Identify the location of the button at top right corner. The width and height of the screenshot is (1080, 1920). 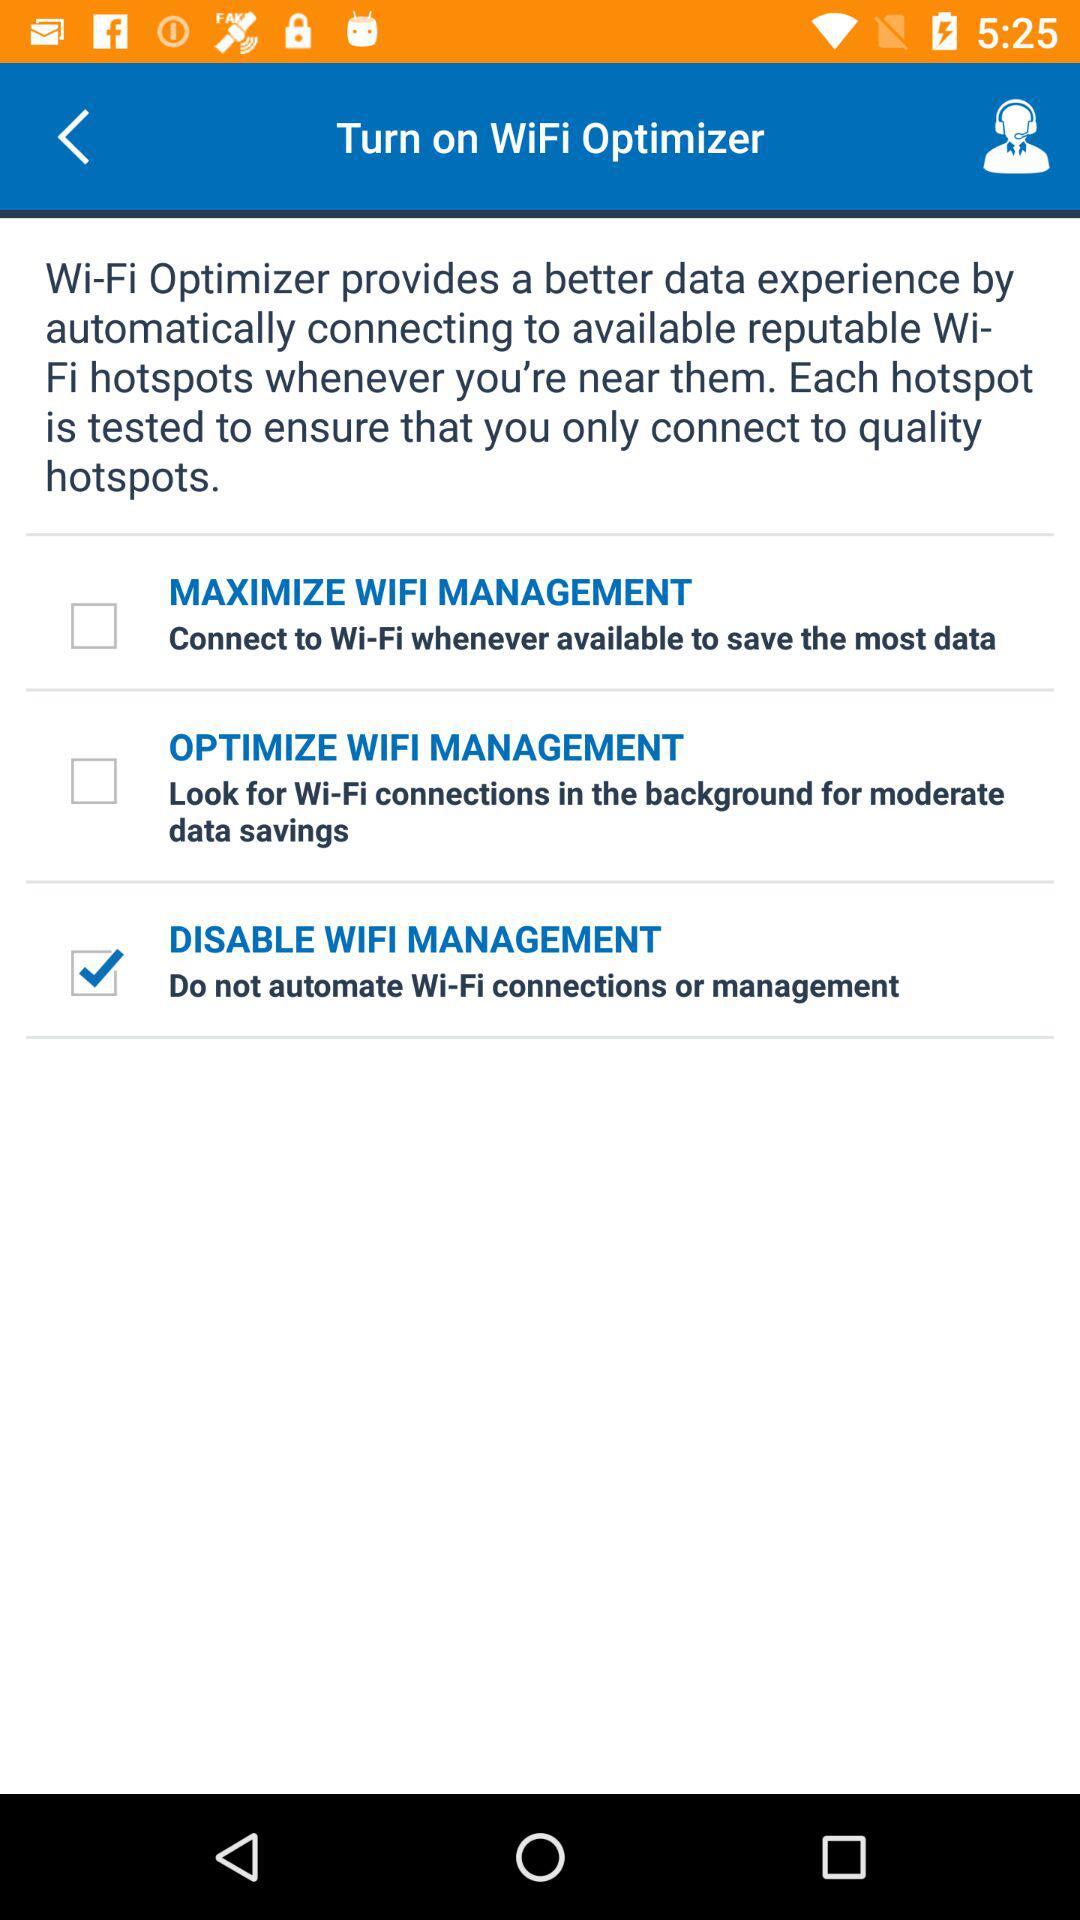
(1017, 136).